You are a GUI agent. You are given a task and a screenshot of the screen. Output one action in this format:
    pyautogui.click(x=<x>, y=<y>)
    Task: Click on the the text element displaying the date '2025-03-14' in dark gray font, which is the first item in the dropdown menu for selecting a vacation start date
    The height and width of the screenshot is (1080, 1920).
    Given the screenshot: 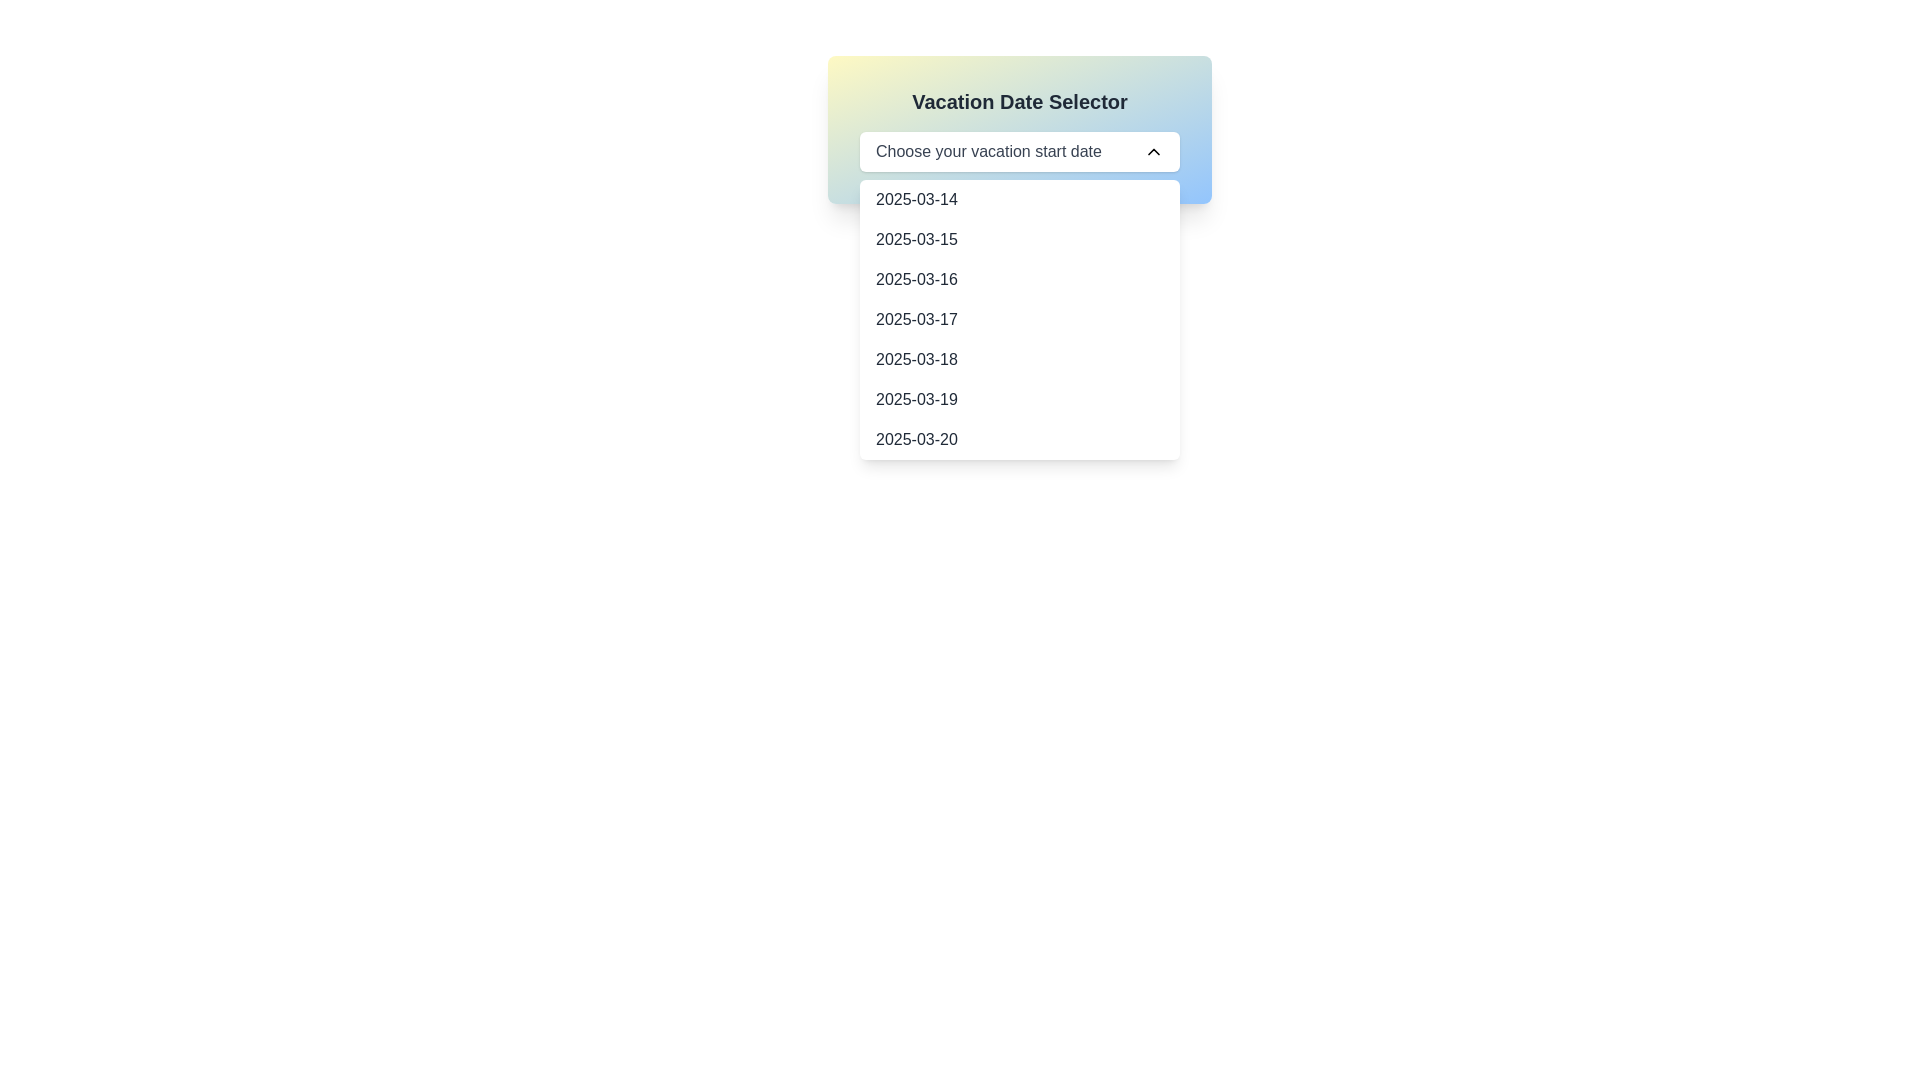 What is the action you would take?
    pyautogui.click(x=915, y=200)
    